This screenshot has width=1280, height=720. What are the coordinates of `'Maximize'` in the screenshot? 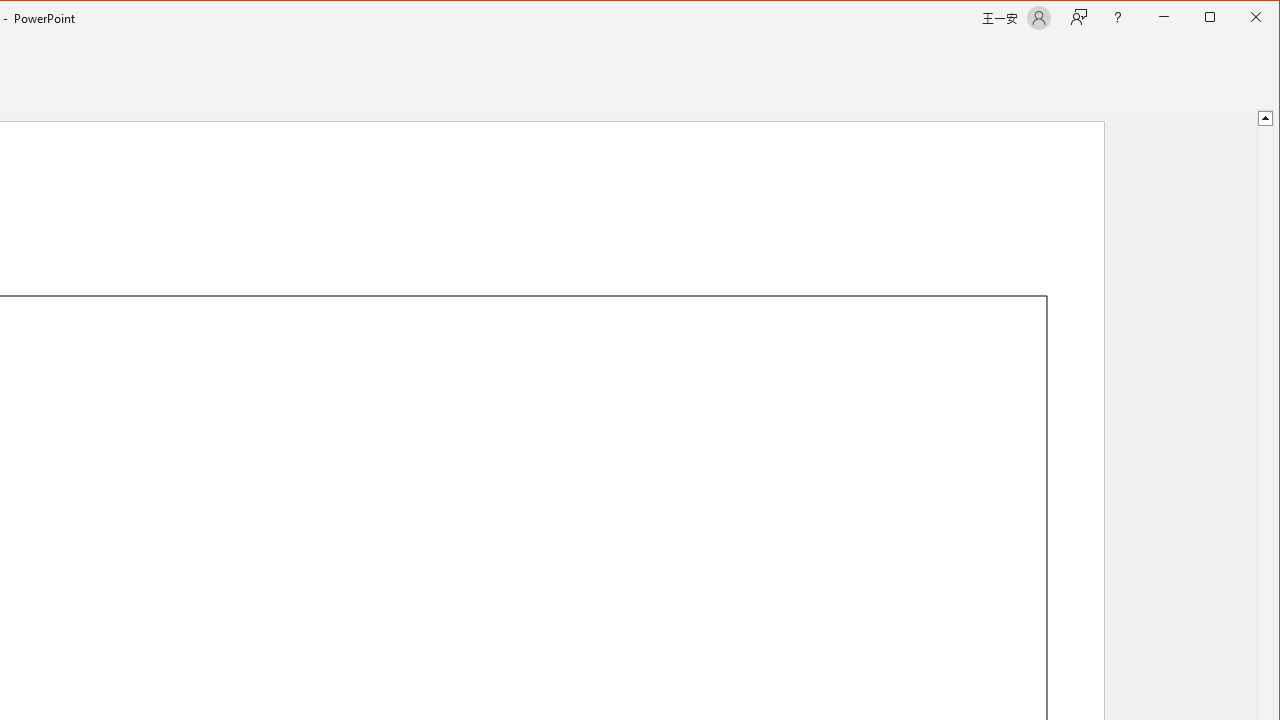 It's located at (1238, 19).